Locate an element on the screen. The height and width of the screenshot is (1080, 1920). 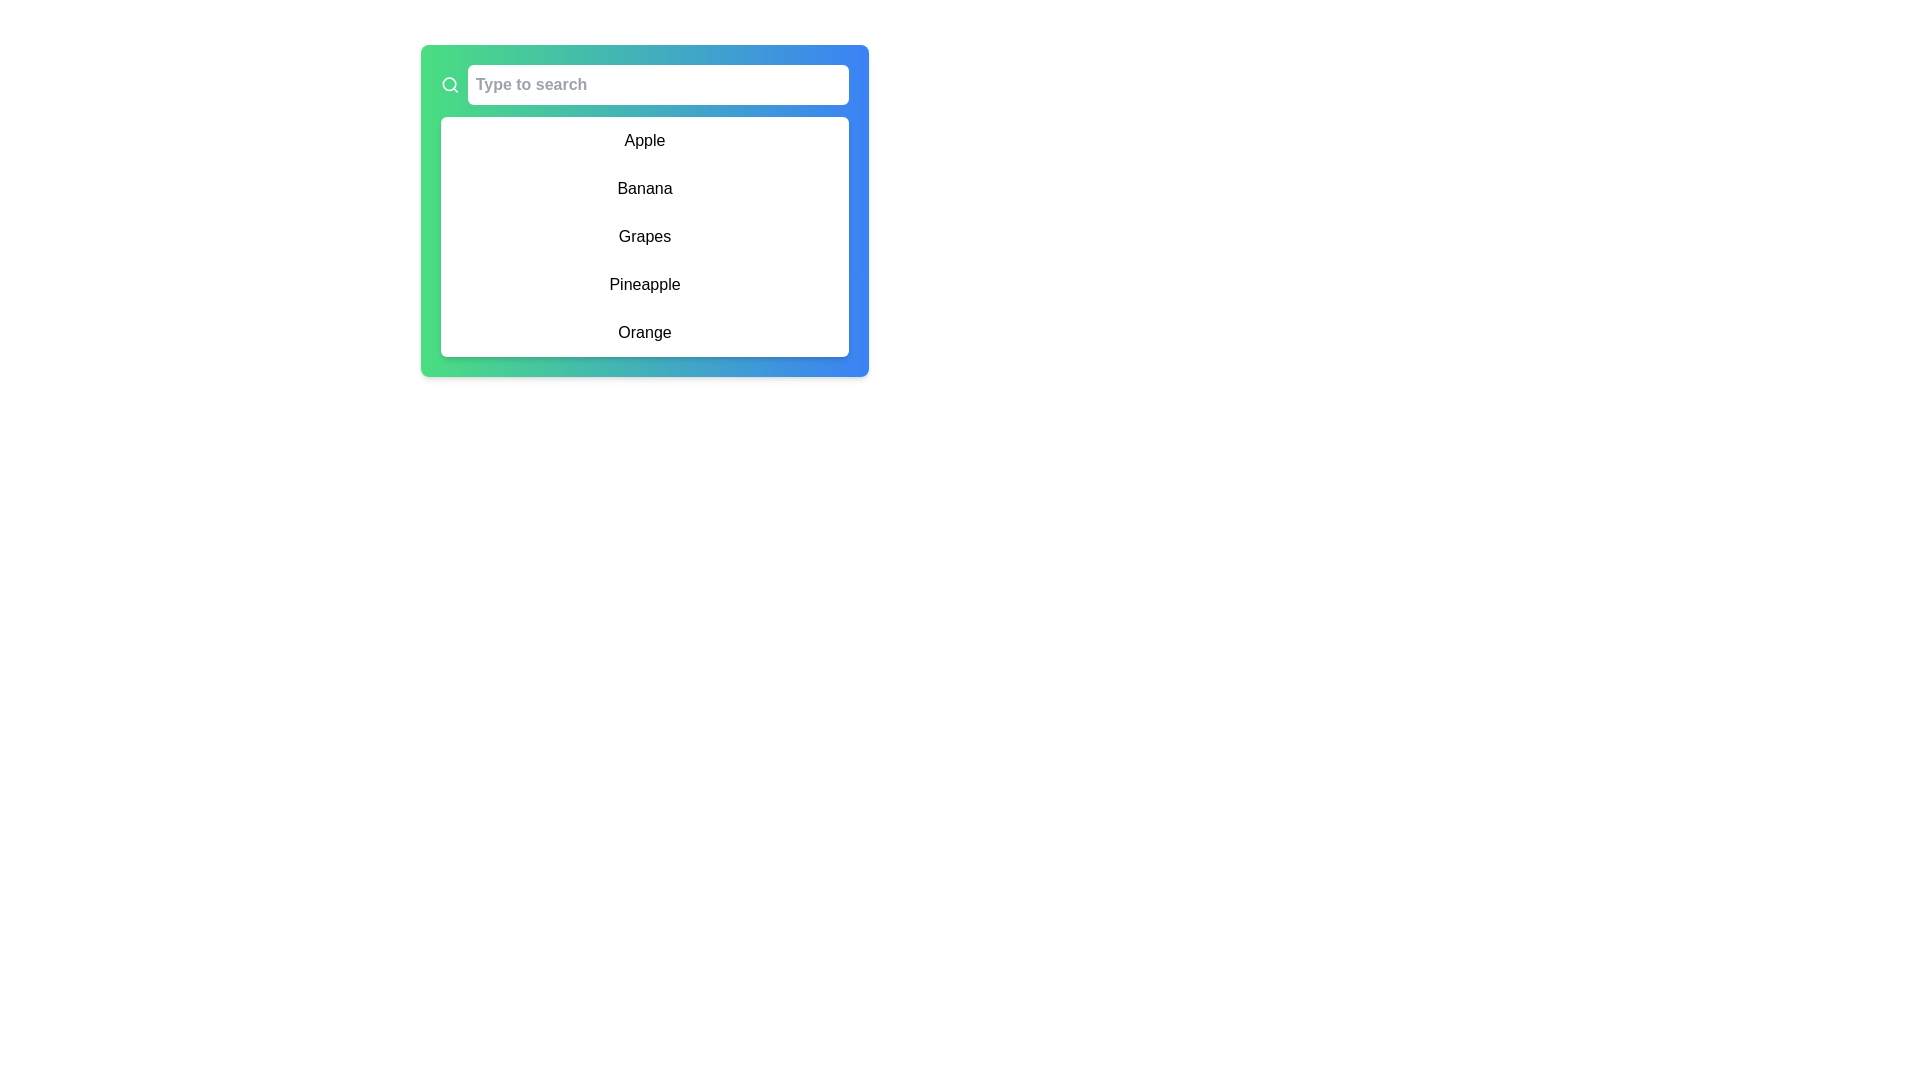
the list item labeled 'Pineapple' in the dropdown menu is located at coordinates (644, 285).